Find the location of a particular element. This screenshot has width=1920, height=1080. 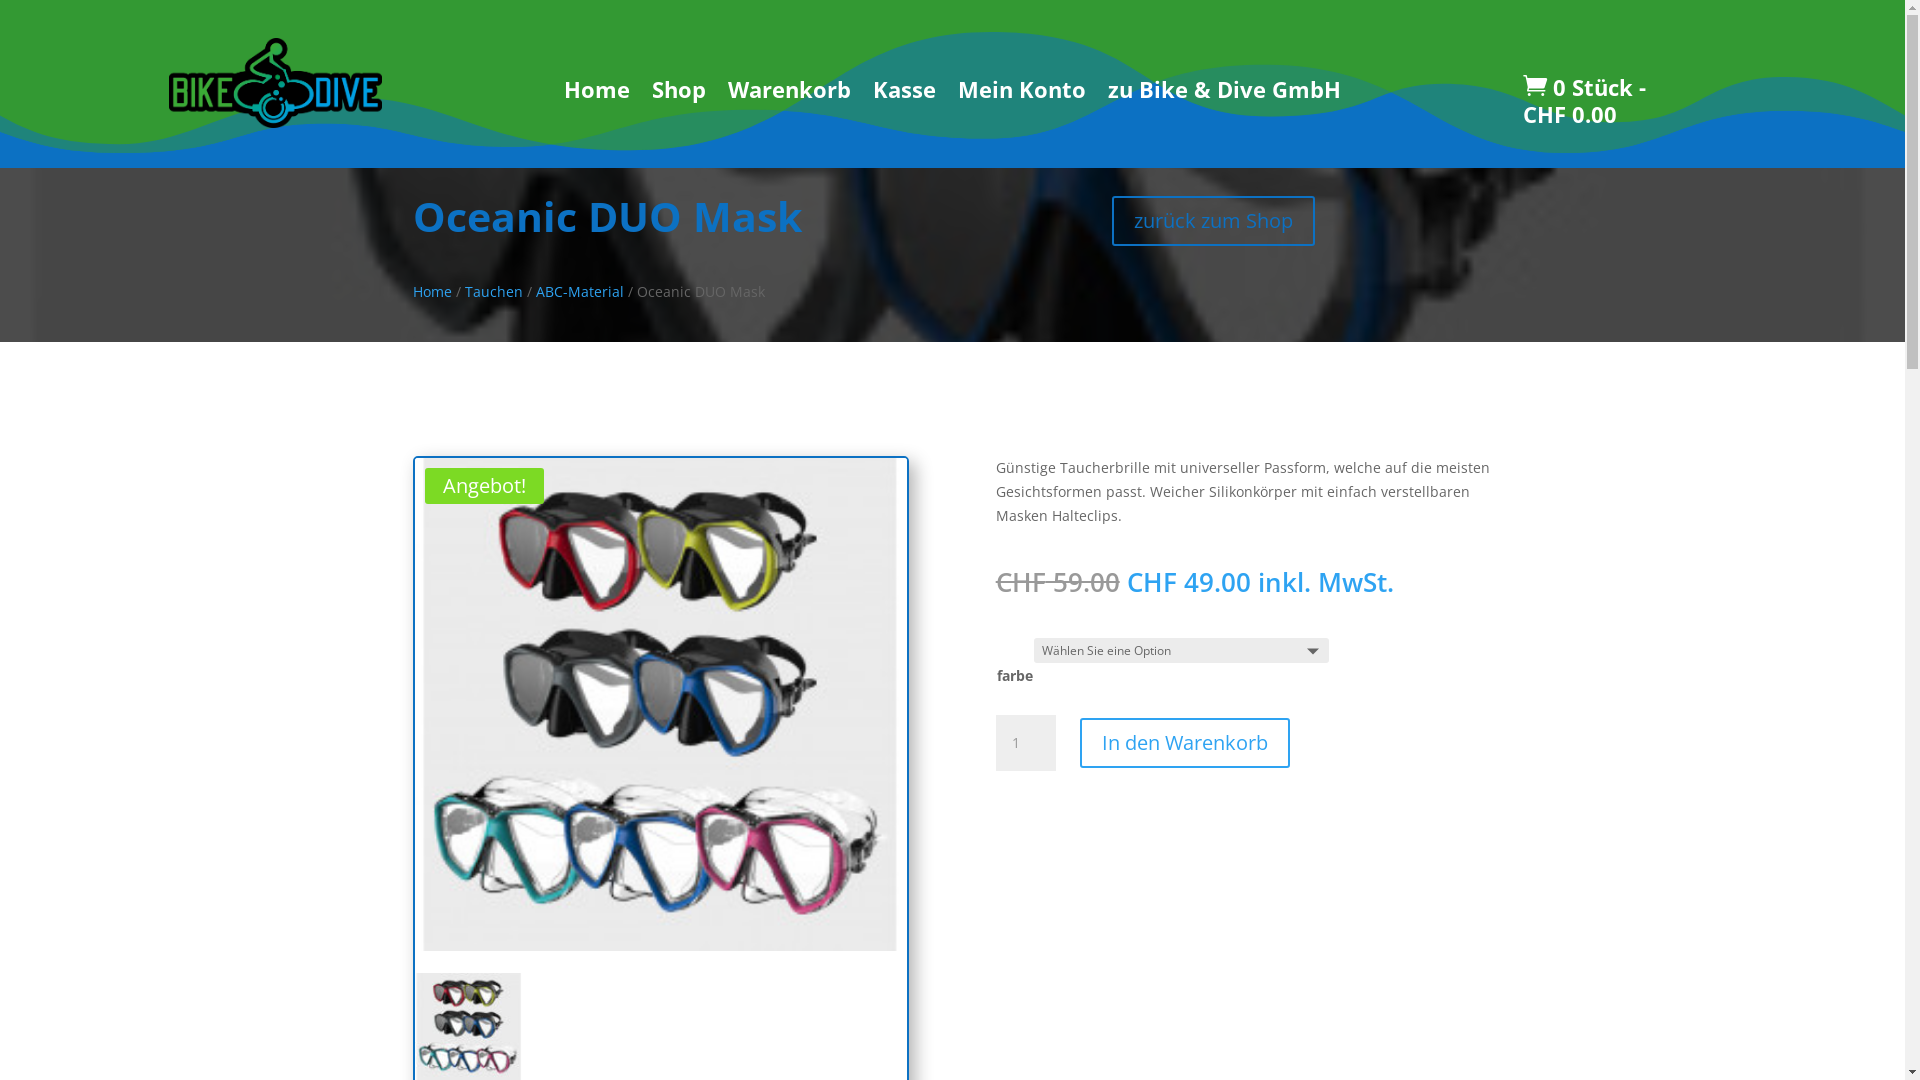

'In den Warenkorb' is located at coordinates (1185, 743).